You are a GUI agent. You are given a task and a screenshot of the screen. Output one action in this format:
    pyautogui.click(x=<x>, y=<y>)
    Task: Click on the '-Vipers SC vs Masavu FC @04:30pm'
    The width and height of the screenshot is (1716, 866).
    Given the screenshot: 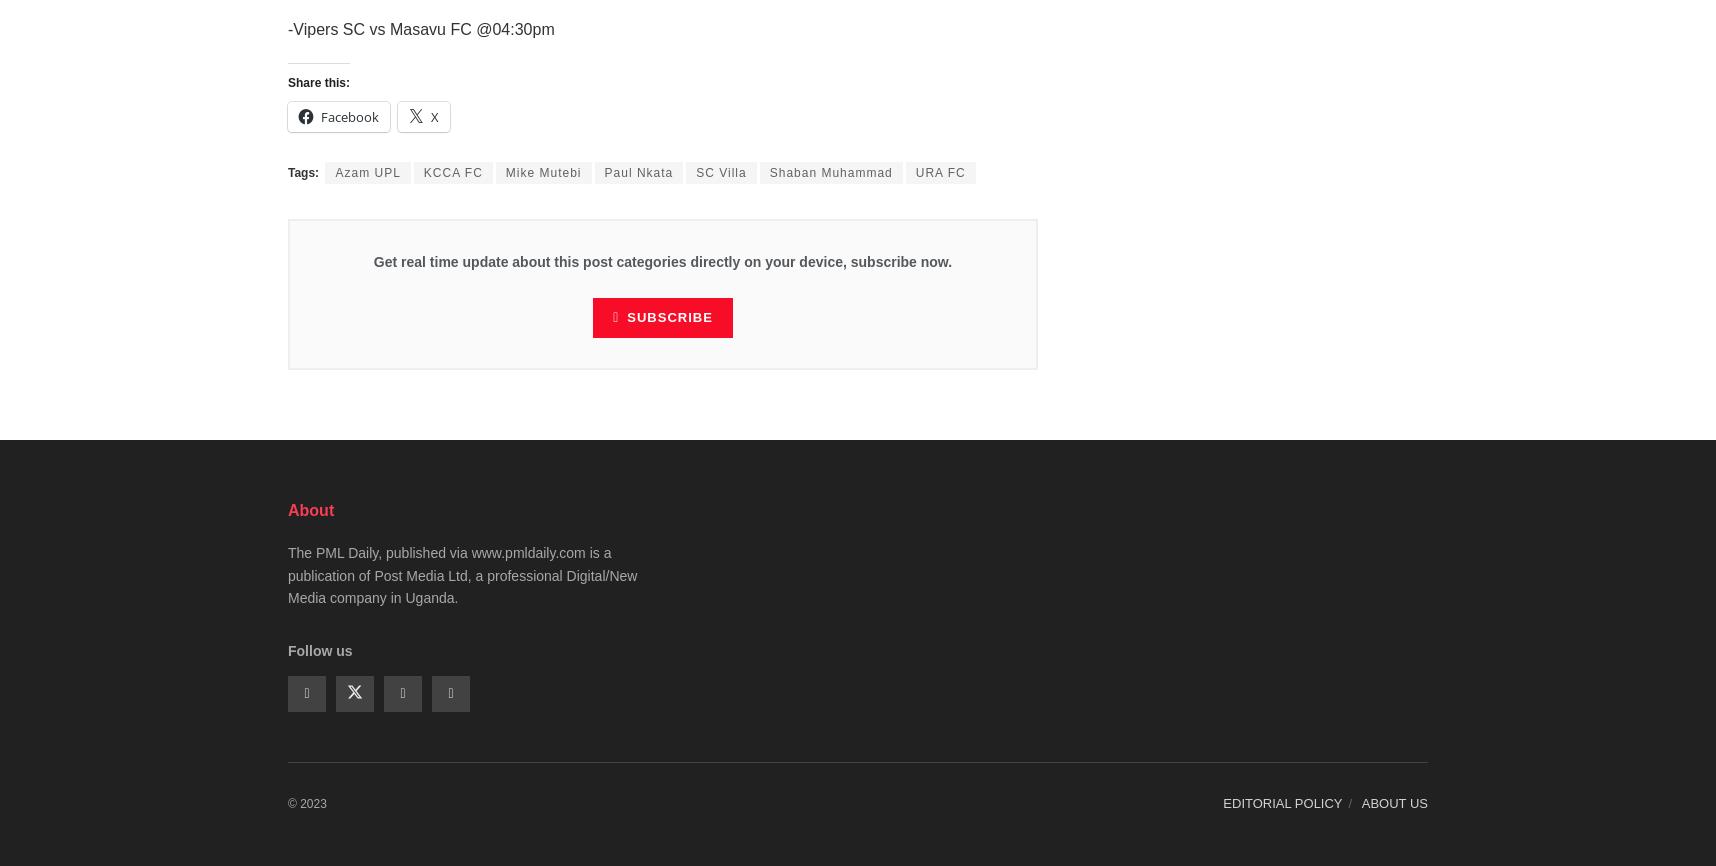 What is the action you would take?
    pyautogui.click(x=420, y=28)
    